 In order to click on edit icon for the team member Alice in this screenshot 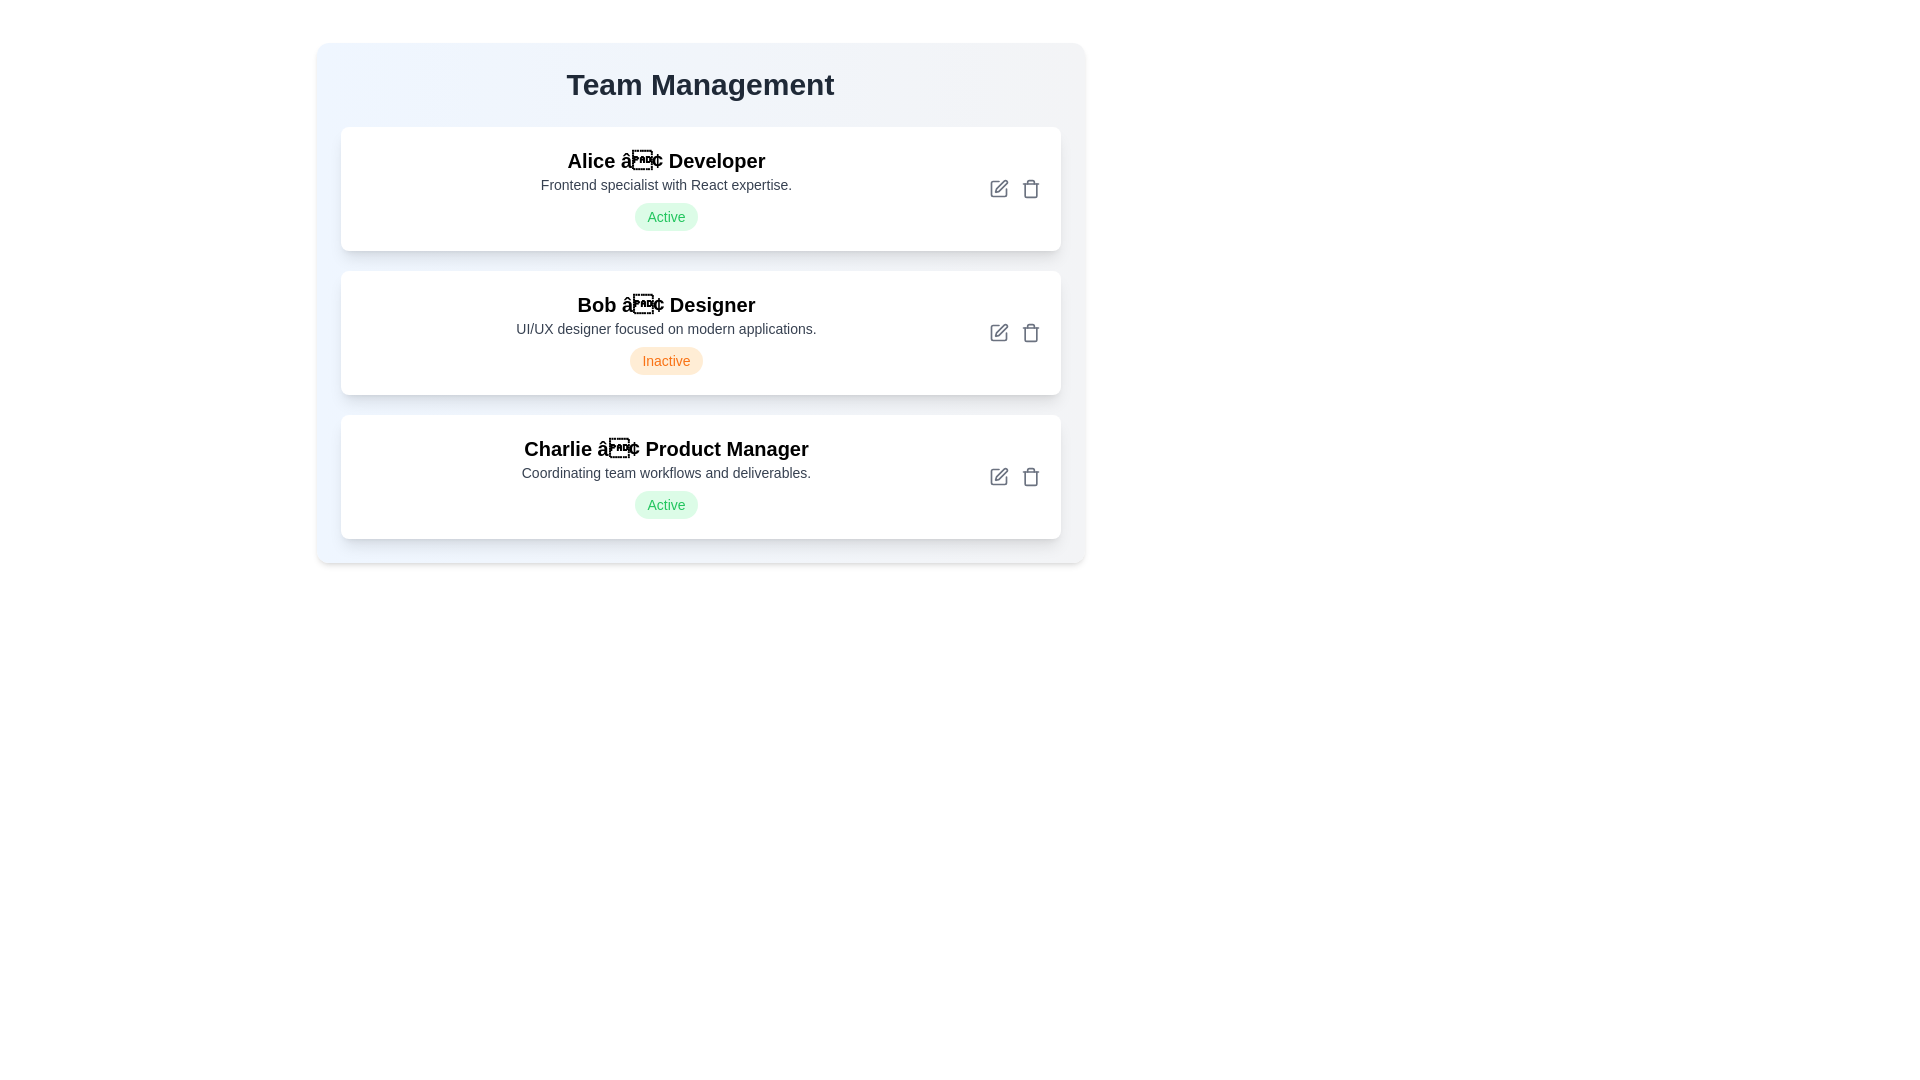, I will do `click(998, 189)`.